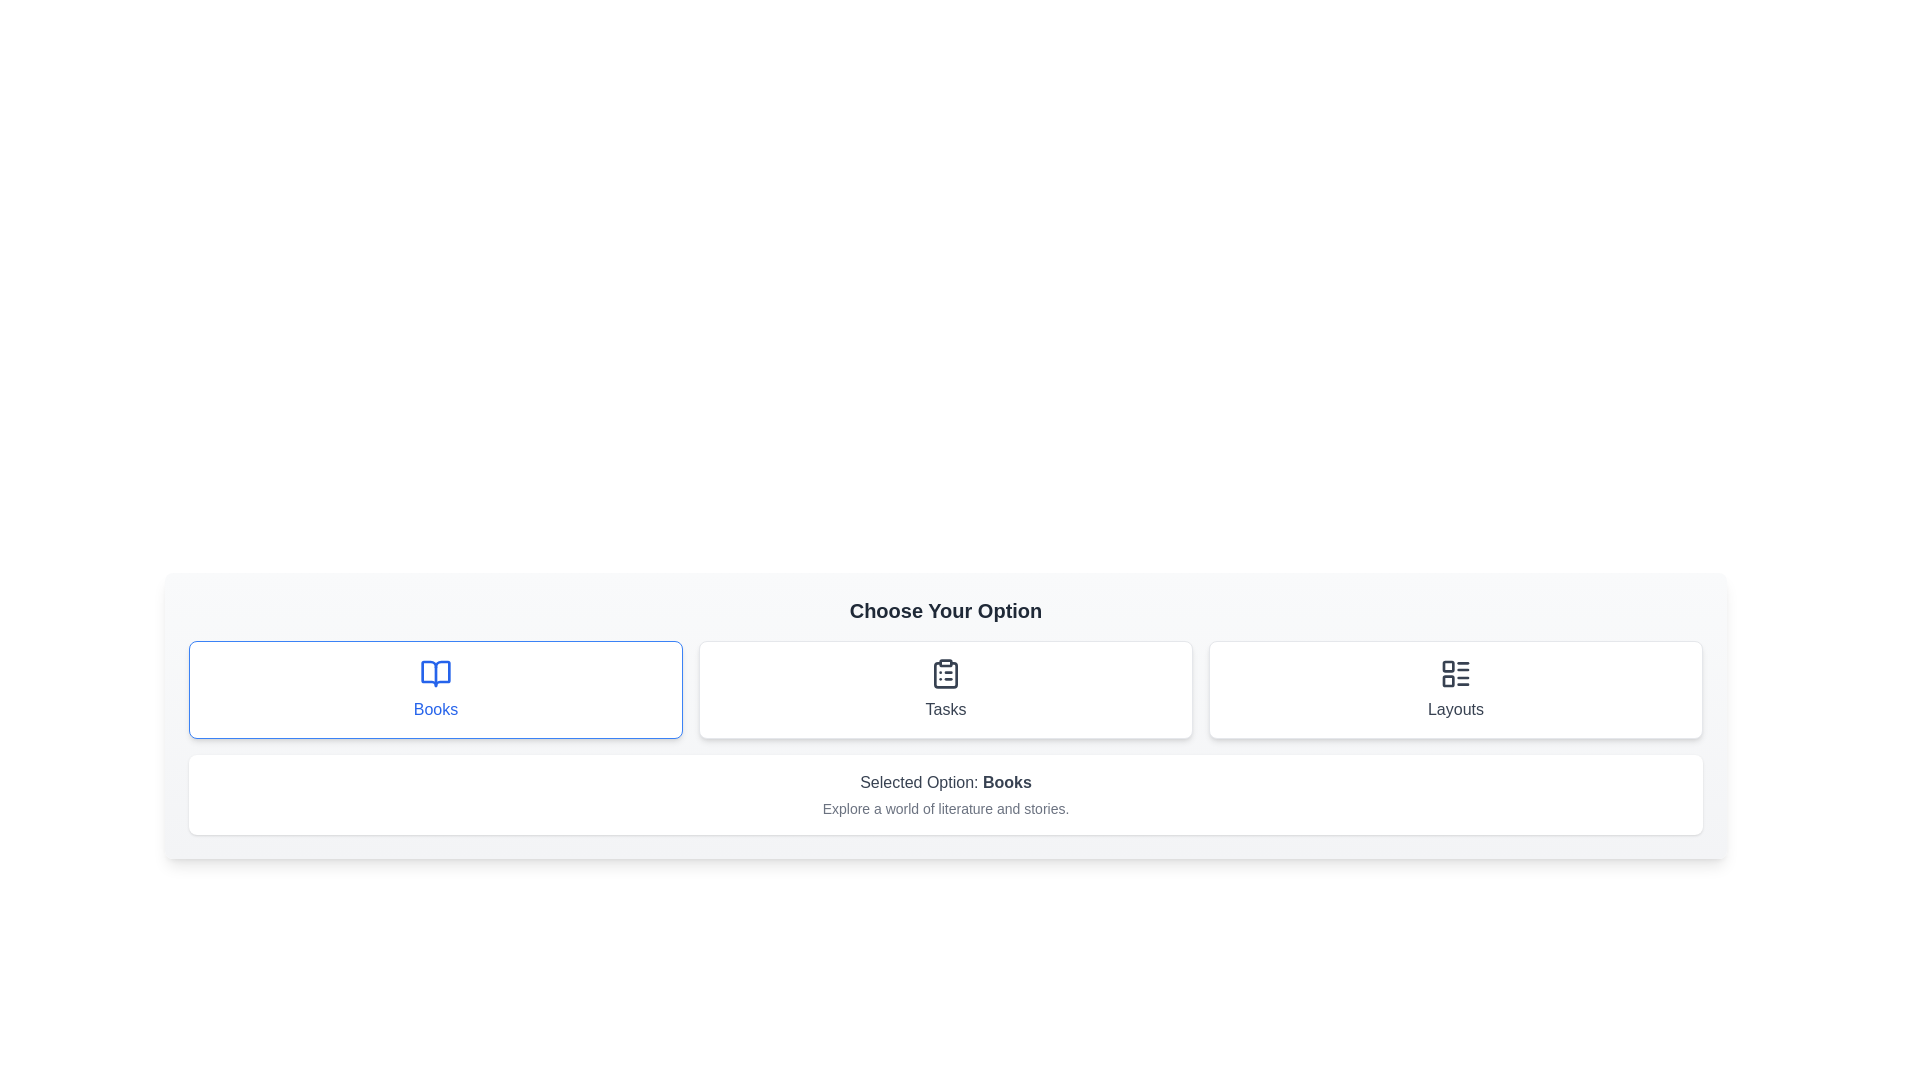 This screenshot has height=1080, width=1920. What do you see at coordinates (435, 674) in the screenshot?
I see `the open book icon, which is part of the 'Books' section` at bounding box center [435, 674].